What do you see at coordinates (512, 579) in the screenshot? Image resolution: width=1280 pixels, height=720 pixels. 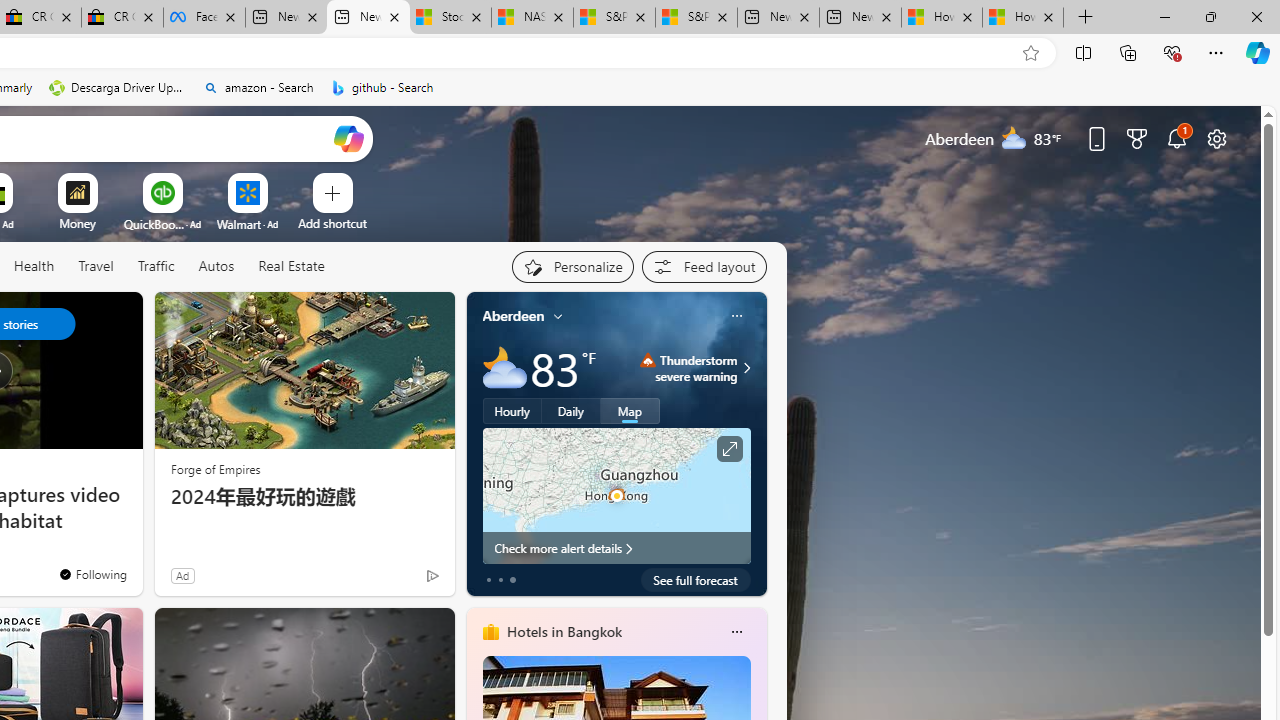 I see `'tab-2'` at bounding box center [512, 579].